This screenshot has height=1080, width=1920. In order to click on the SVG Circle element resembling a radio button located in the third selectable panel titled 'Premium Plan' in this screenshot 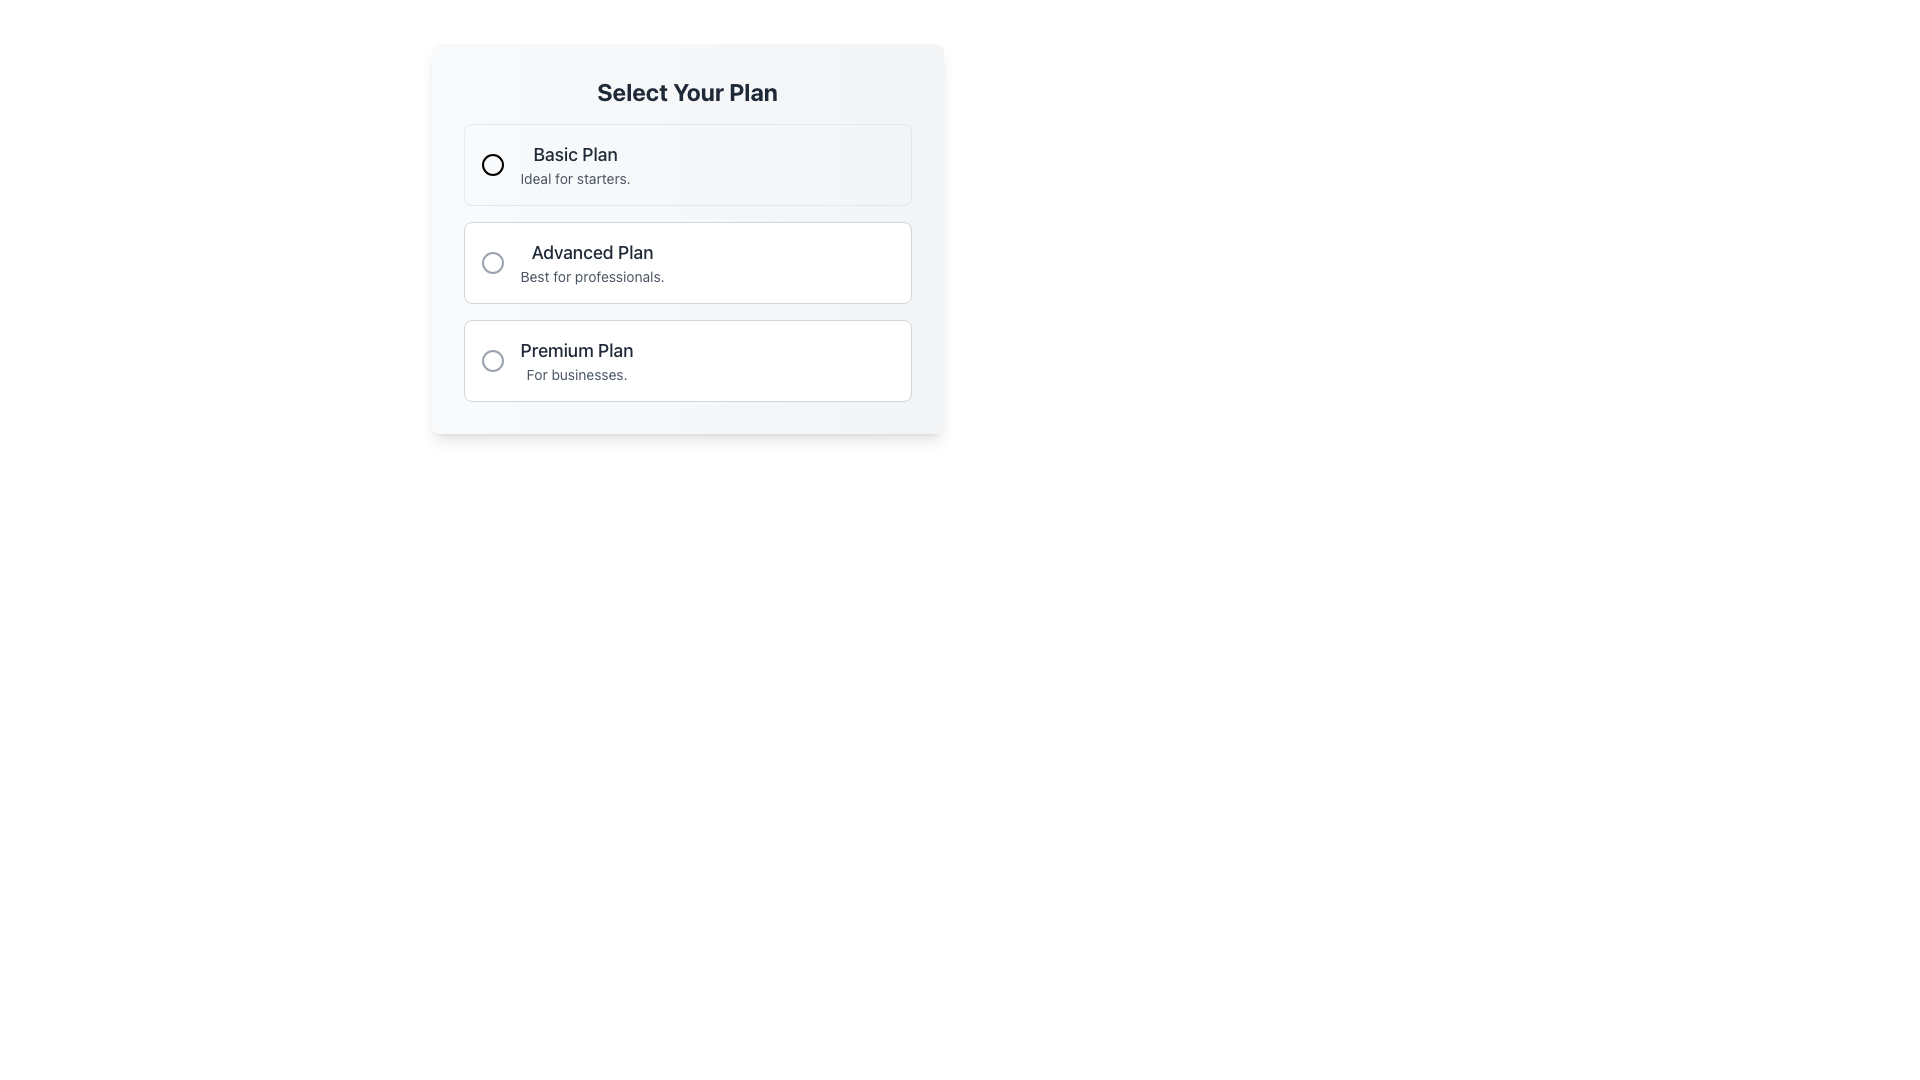, I will do `click(492, 361)`.